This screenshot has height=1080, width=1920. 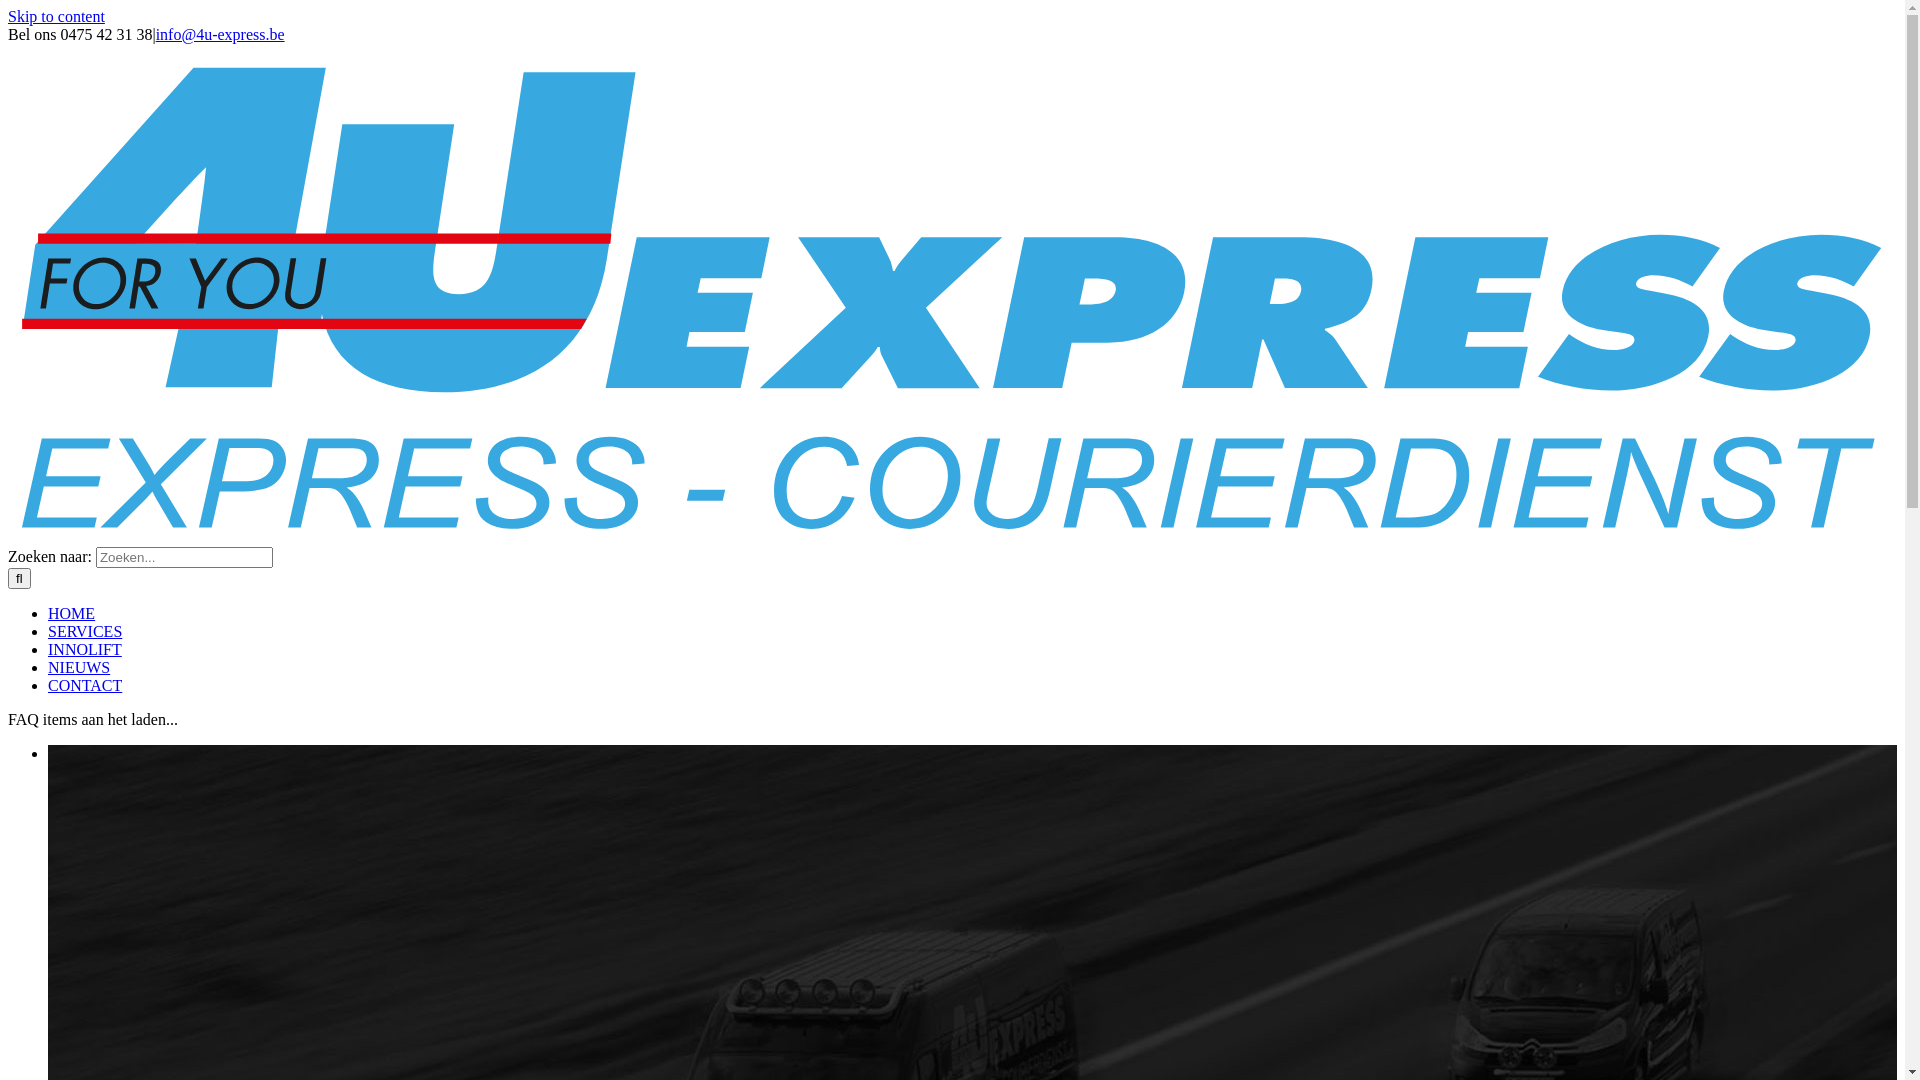 What do you see at coordinates (220, 34) in the screenshot?
I see `'info@4u-express.be'` at bounding box center [220, 34].